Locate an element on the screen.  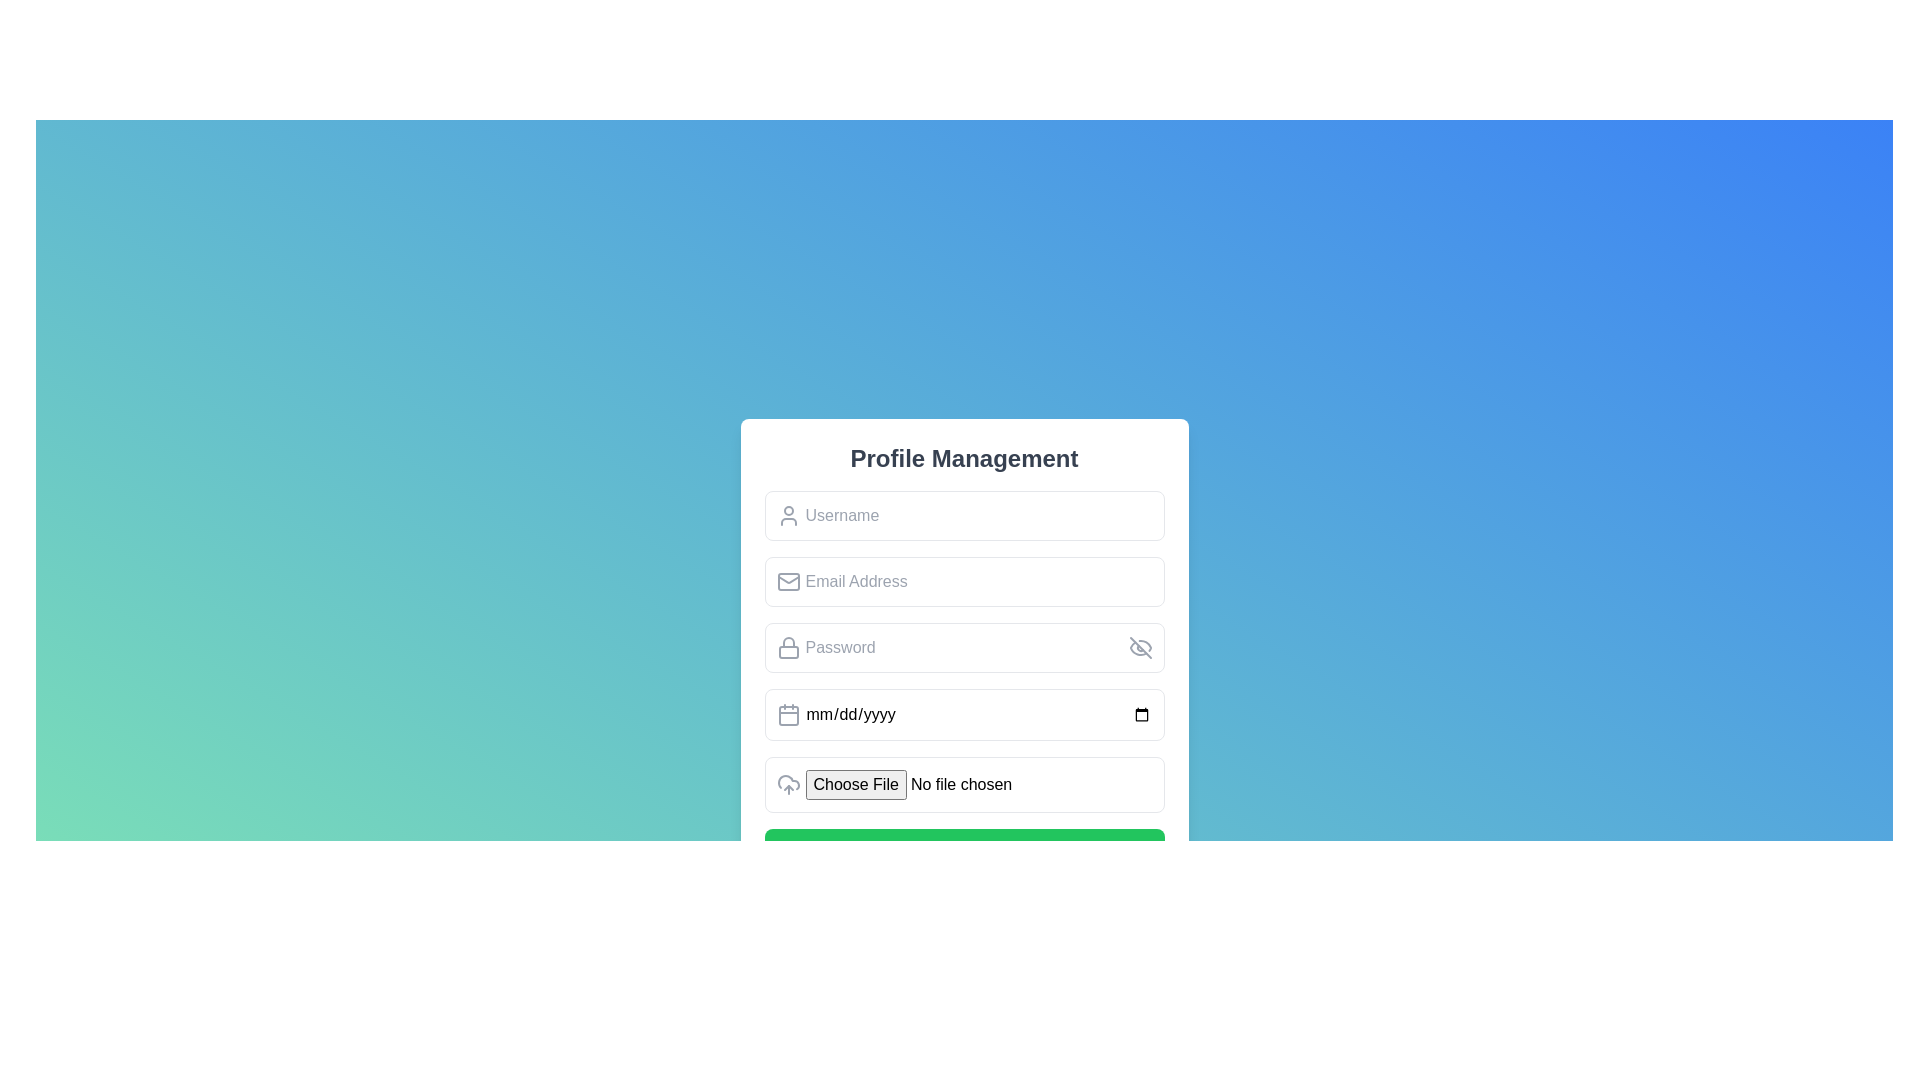
the background rectangle of the email icon, which is located to the left of the 'Email Address' text field in the vertical form layout is located at coordinates (787, 582).